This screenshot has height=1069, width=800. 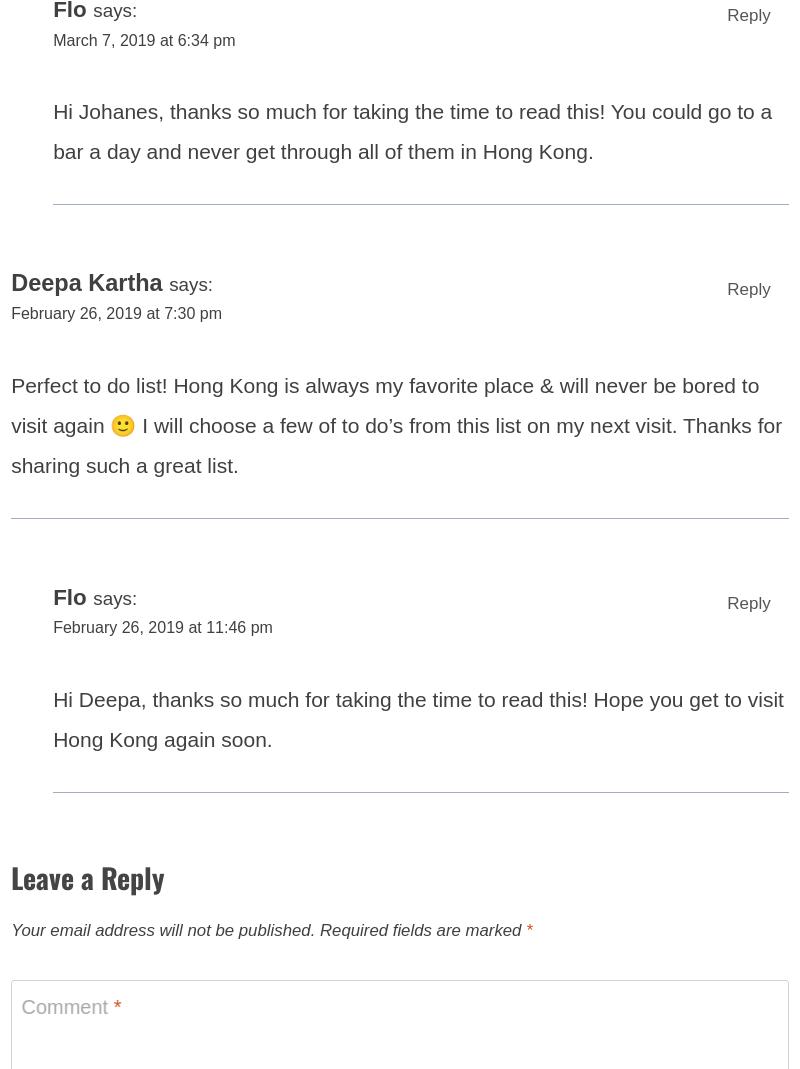 What do you see at coordinates (395, 436) in the screenshot?
I see `'Perfect to do list! Hong Kong is always my favorite place & will never be bored to visit again 🙂 I will choose a few of to do’s from this list on my next visit. Thanks for sharing such a great list.'` at bounding box center [395, 436].